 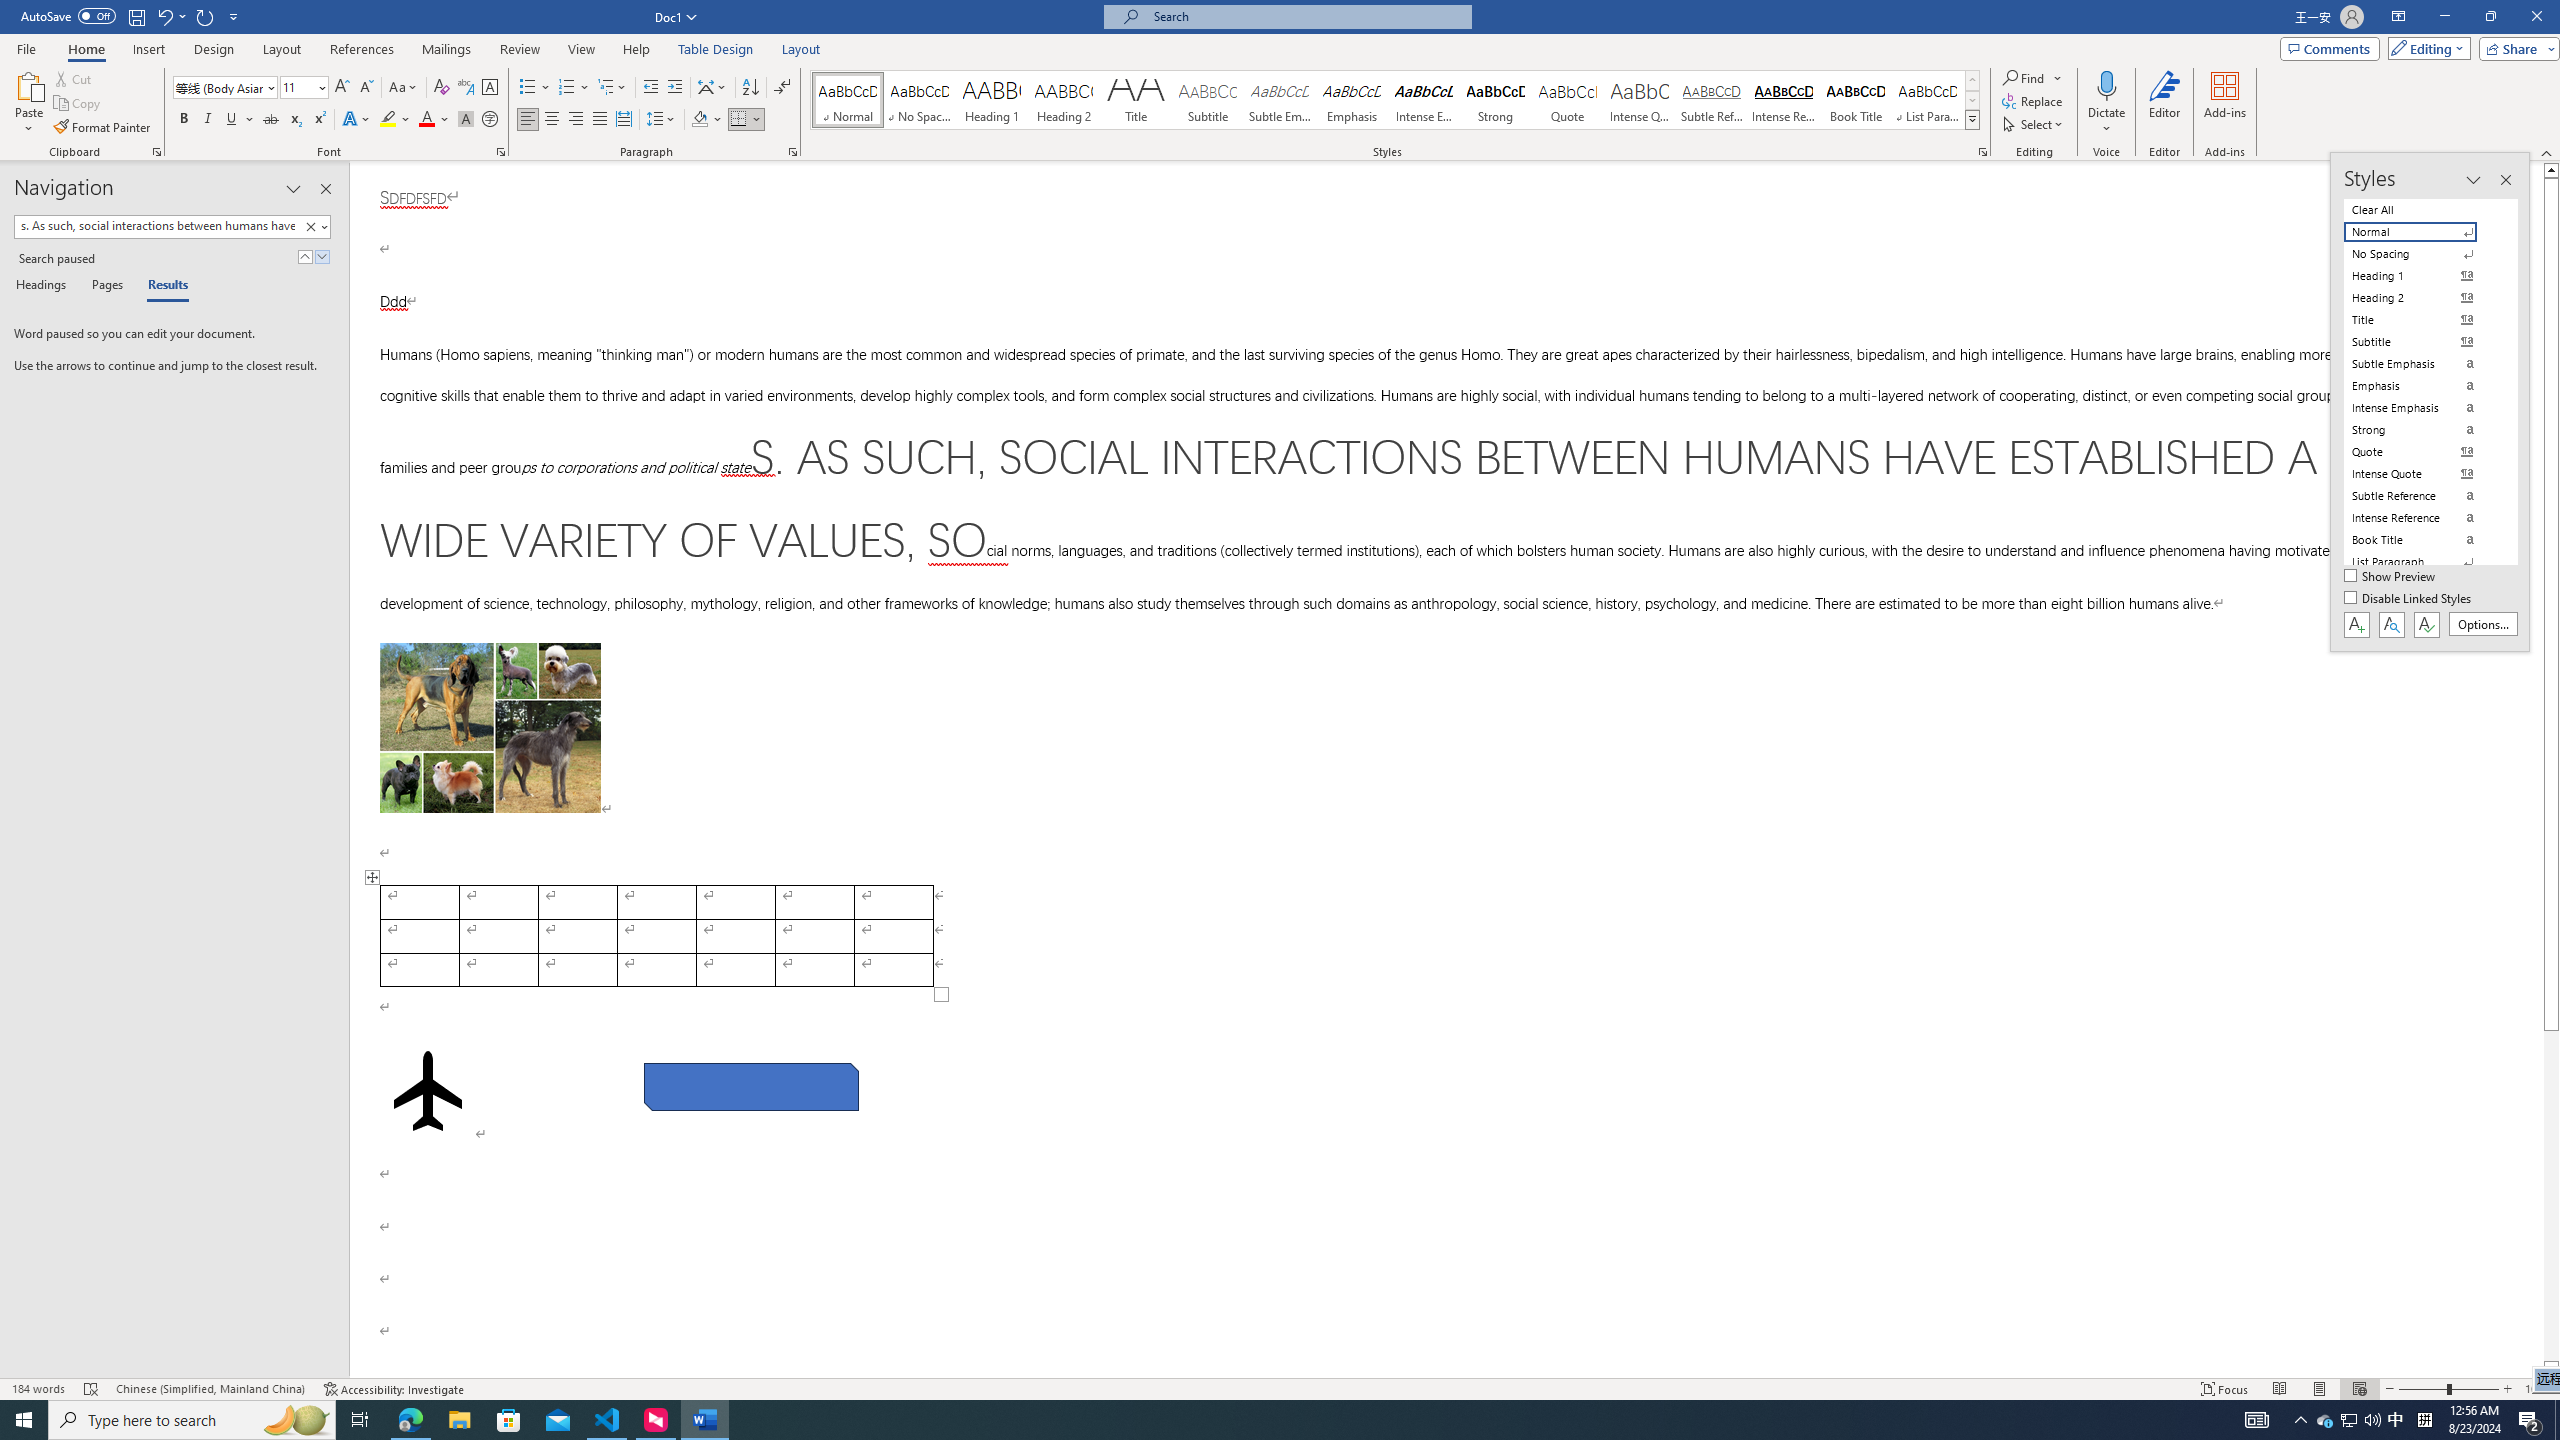 I want to click on 'AutomationID: QuickStylesGallery', so click(x=1395, y=99).